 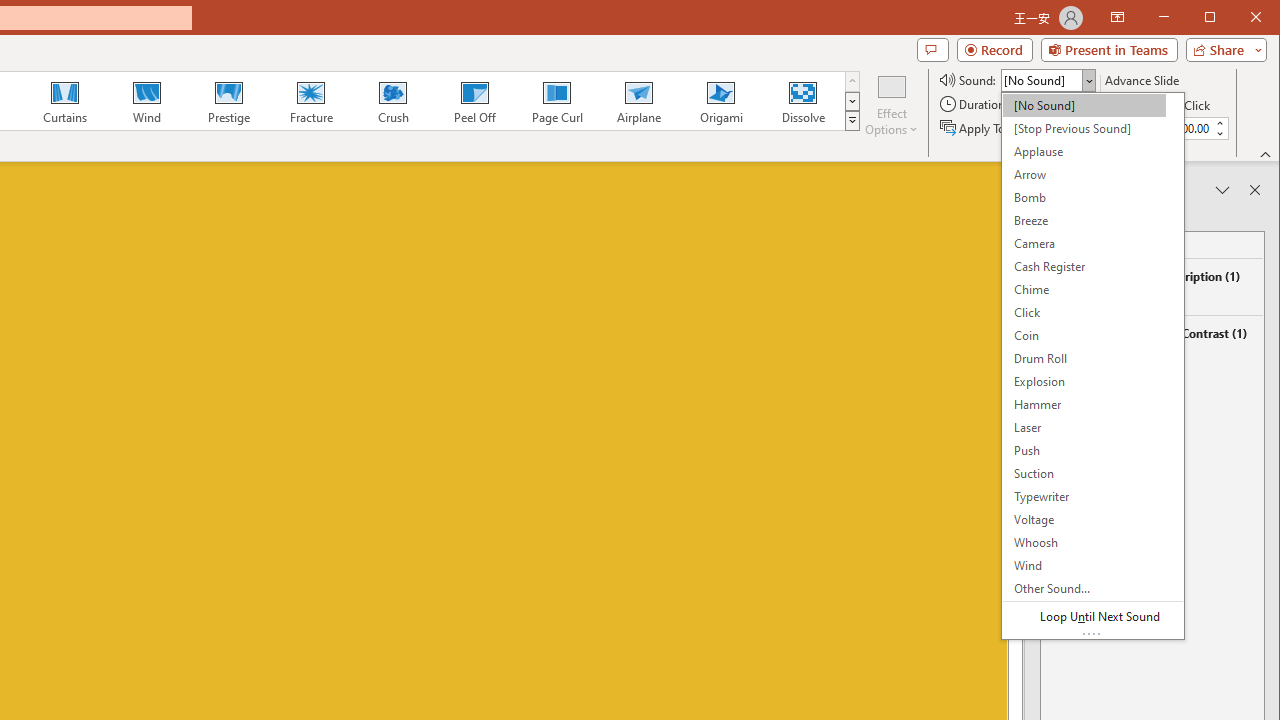 I want to click on 'Less', so click(x=1218, y=133).